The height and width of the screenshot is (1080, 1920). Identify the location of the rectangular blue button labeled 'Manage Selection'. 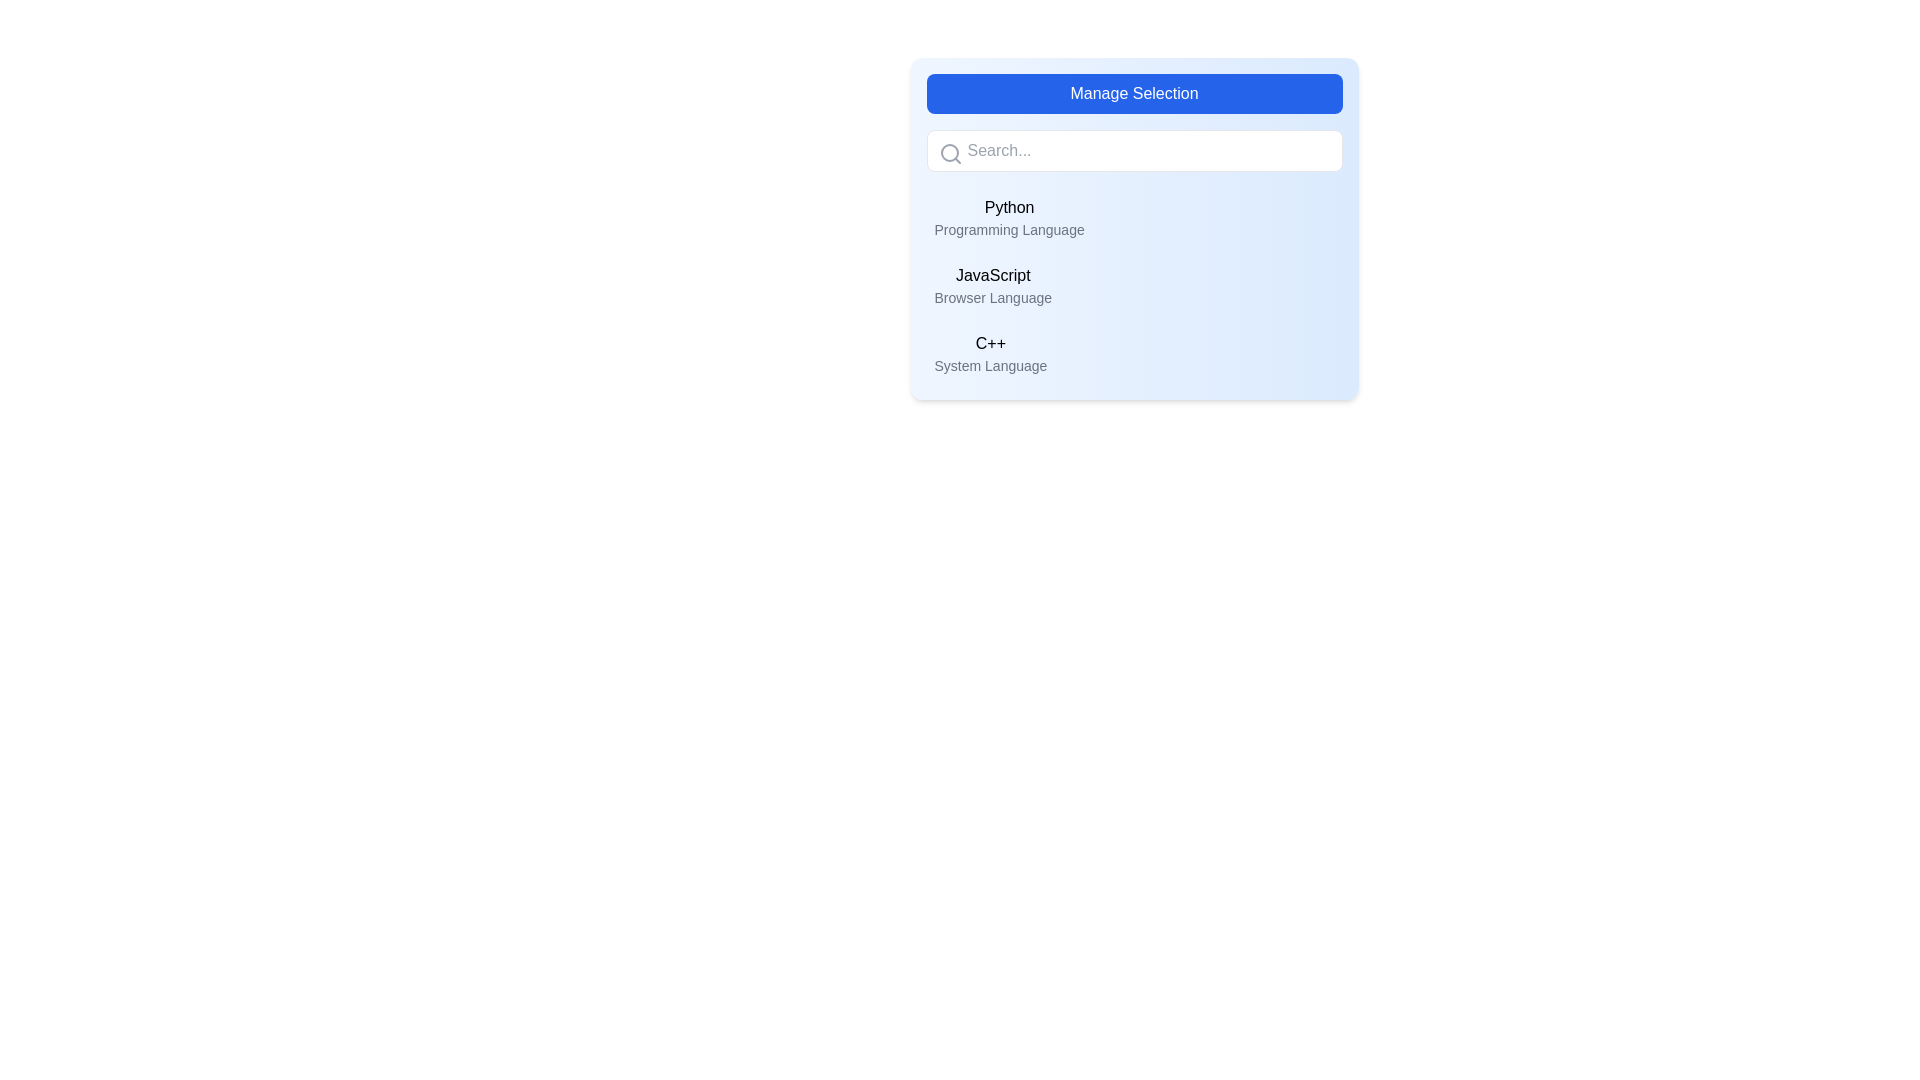
(1134, 93).